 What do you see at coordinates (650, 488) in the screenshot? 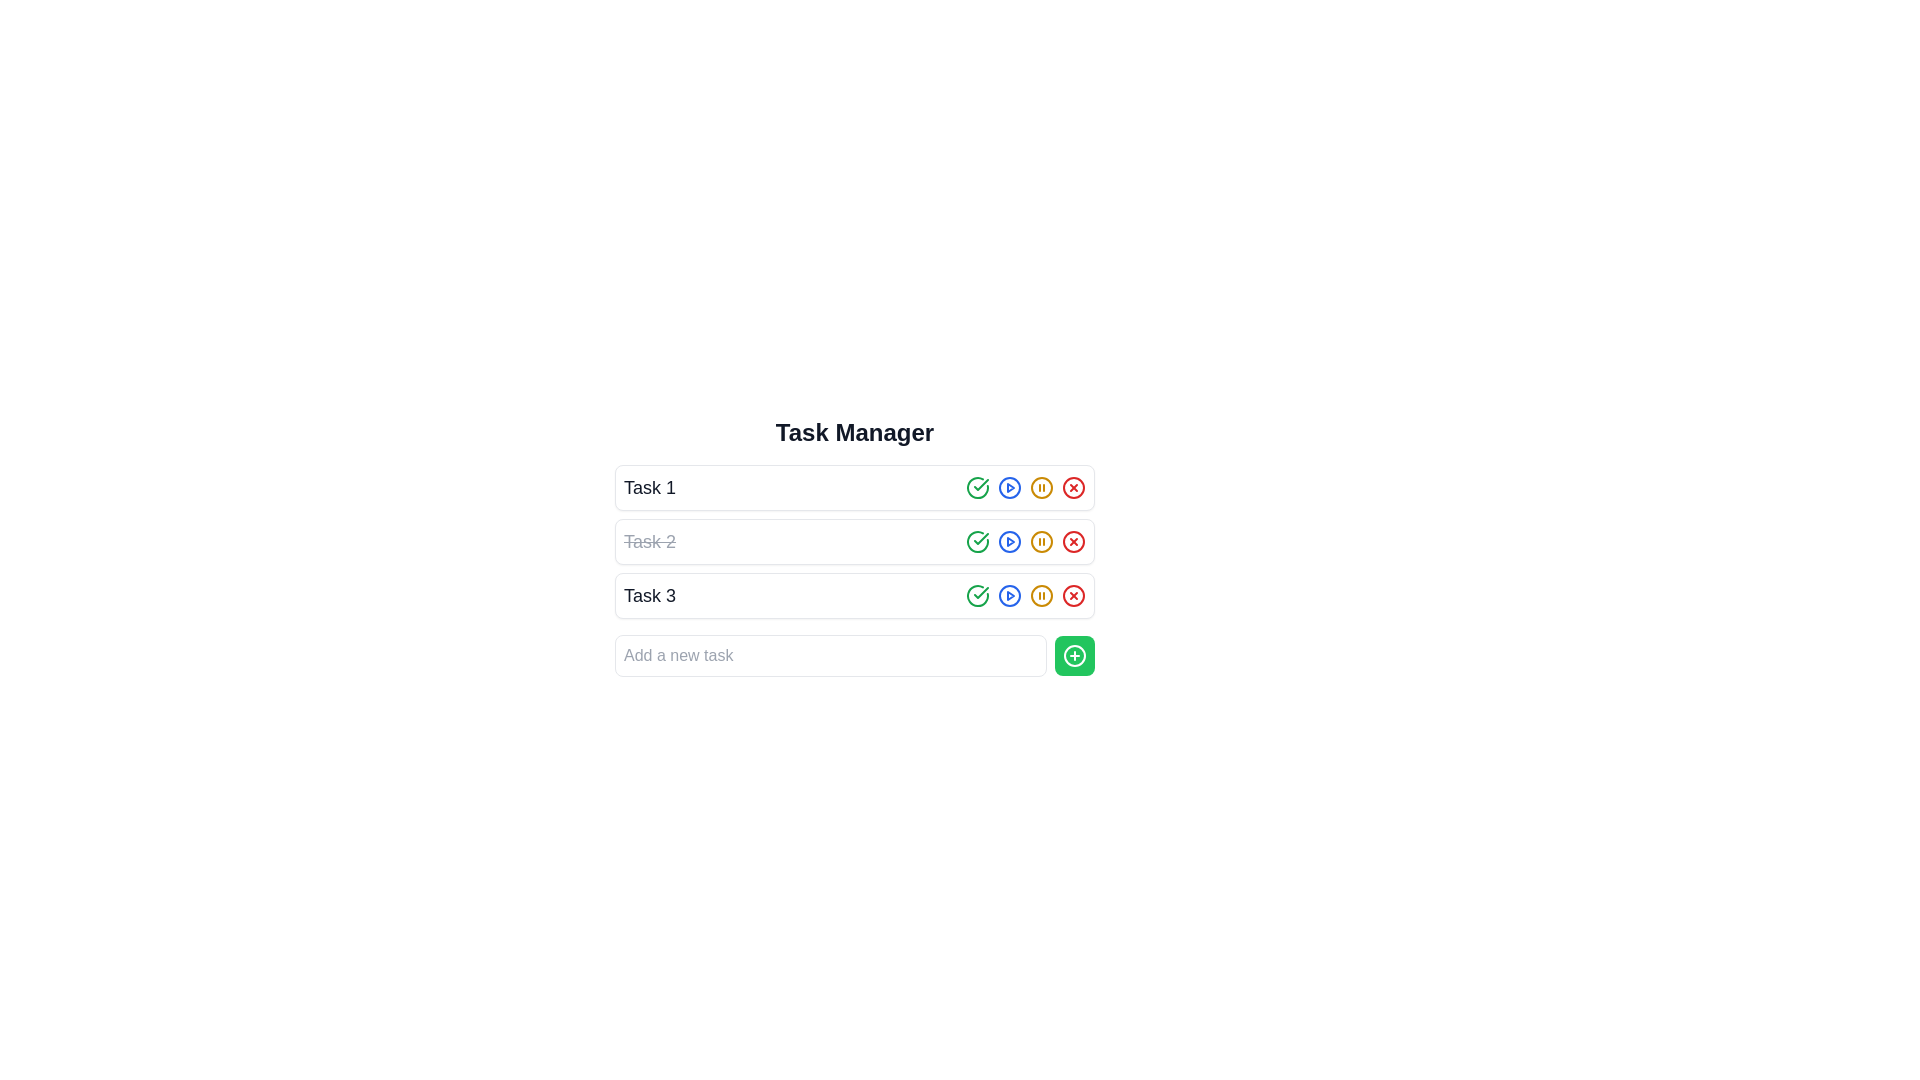
I see `text content of the label positioned within the first task entry, aligned to the left near action buttons` at bounding box center [650, 488].